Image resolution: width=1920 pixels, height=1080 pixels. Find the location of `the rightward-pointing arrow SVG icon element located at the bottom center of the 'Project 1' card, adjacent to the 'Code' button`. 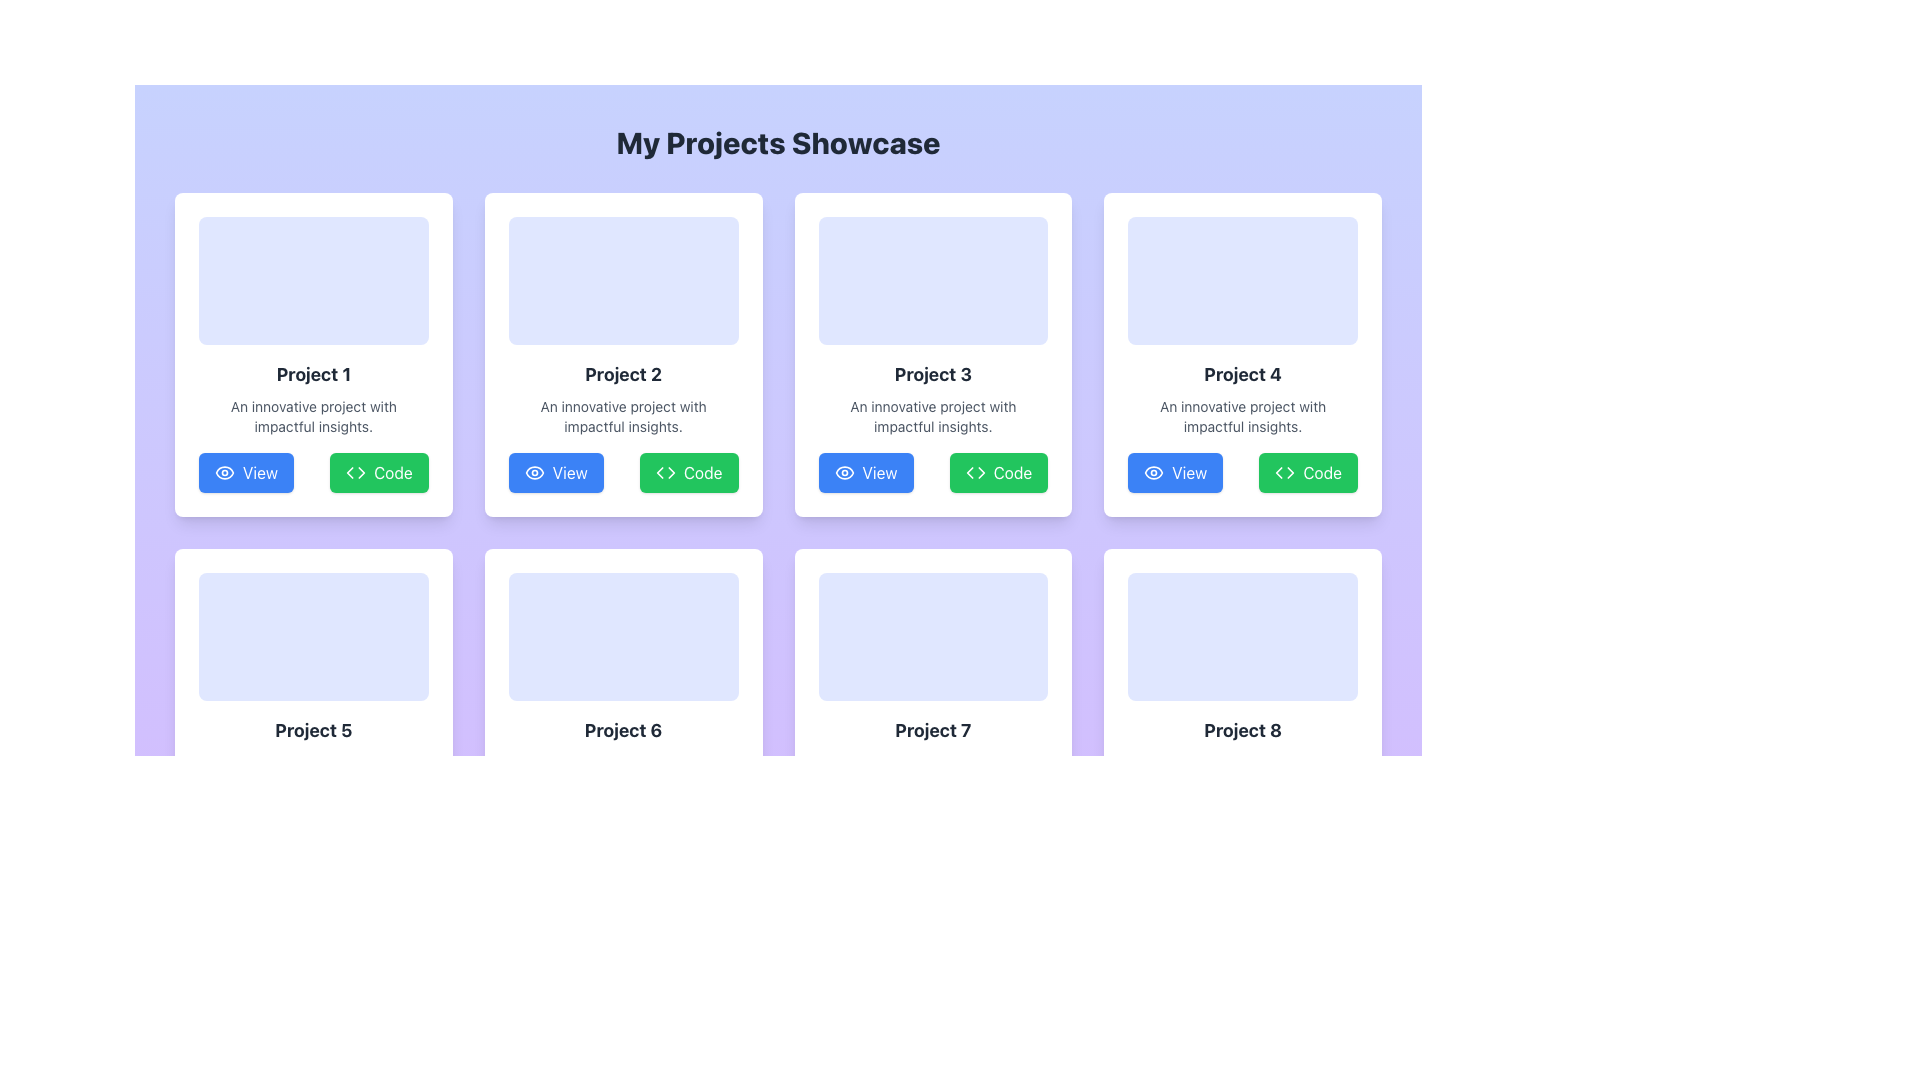

the rightward-pointing arrow SVG icon element located at the bottom center of the 'Project 1' card, adjacent to the 'Code' button is located at coordinates (361, 473).